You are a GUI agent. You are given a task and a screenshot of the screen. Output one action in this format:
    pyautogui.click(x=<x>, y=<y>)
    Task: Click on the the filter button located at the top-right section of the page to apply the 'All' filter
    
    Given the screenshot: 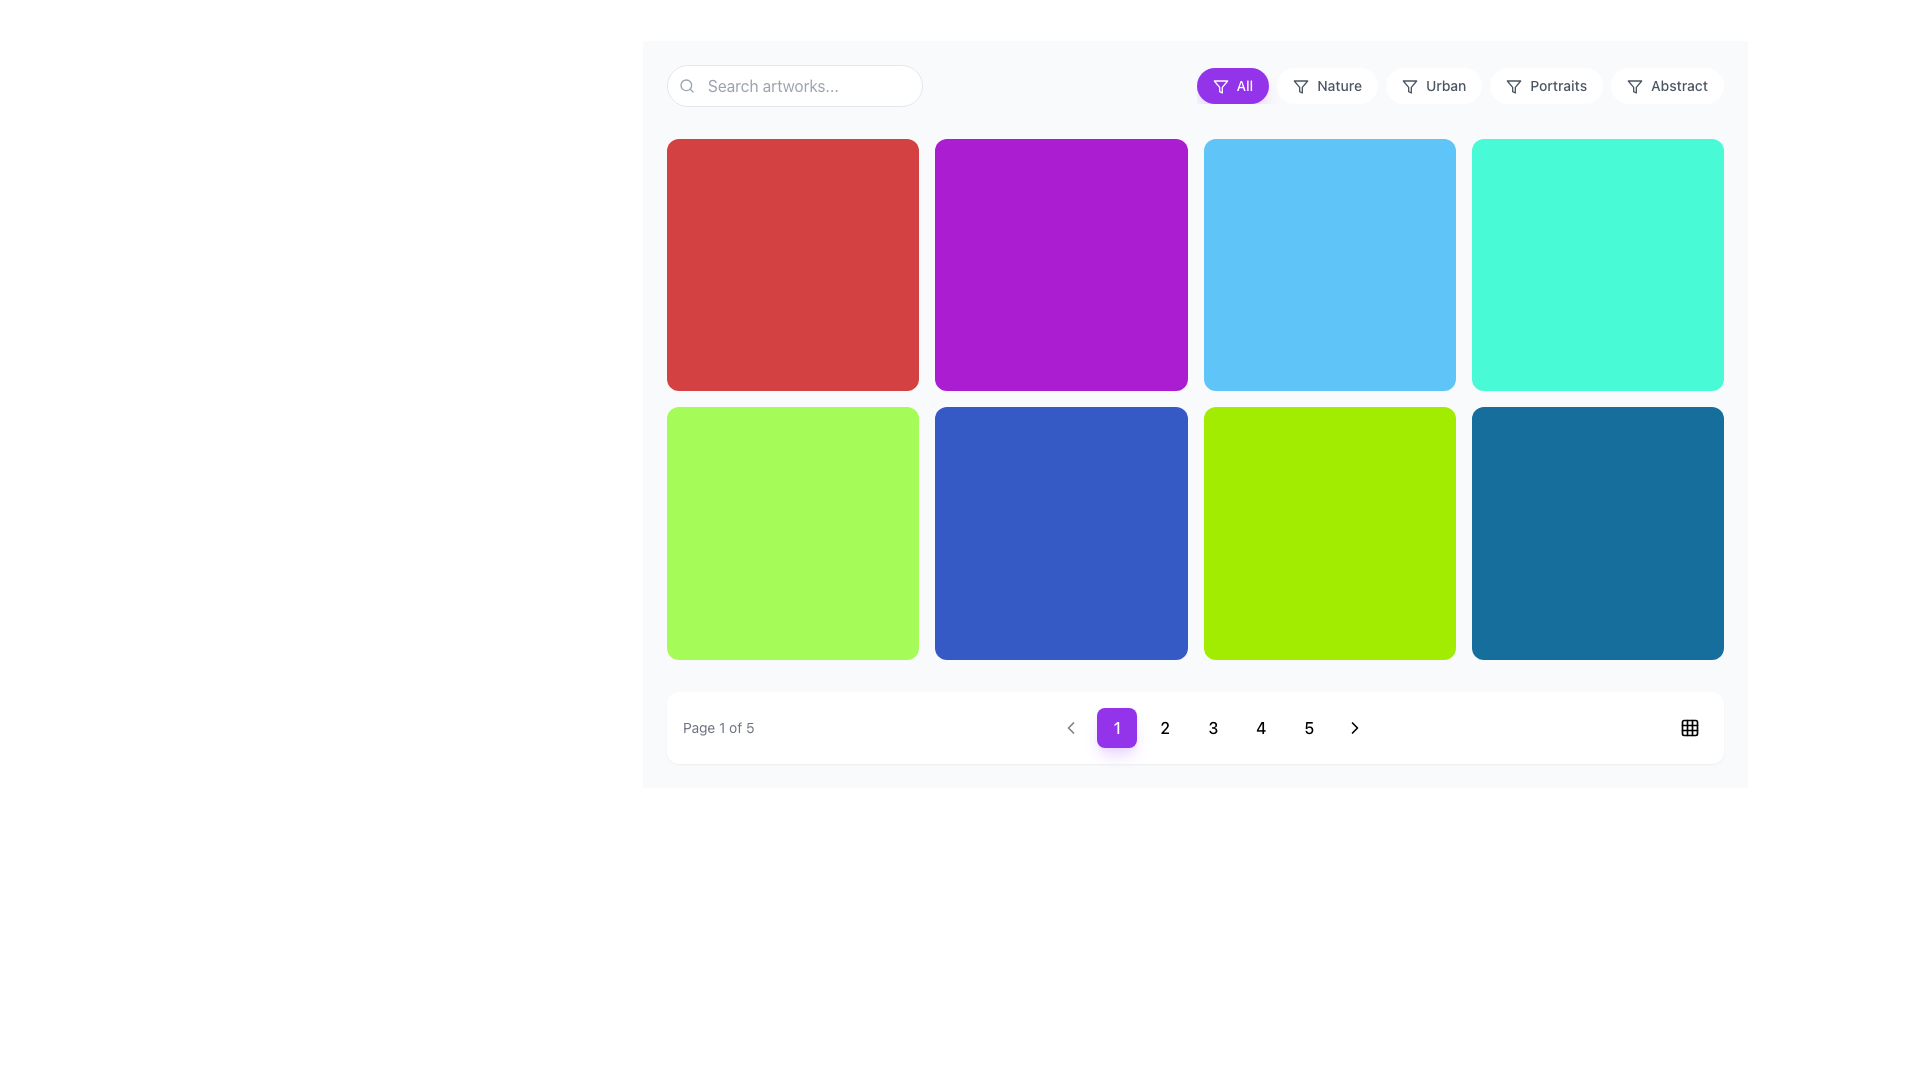 What is the action you would take?
    pyautogui.click(x=1231, y=84)
    